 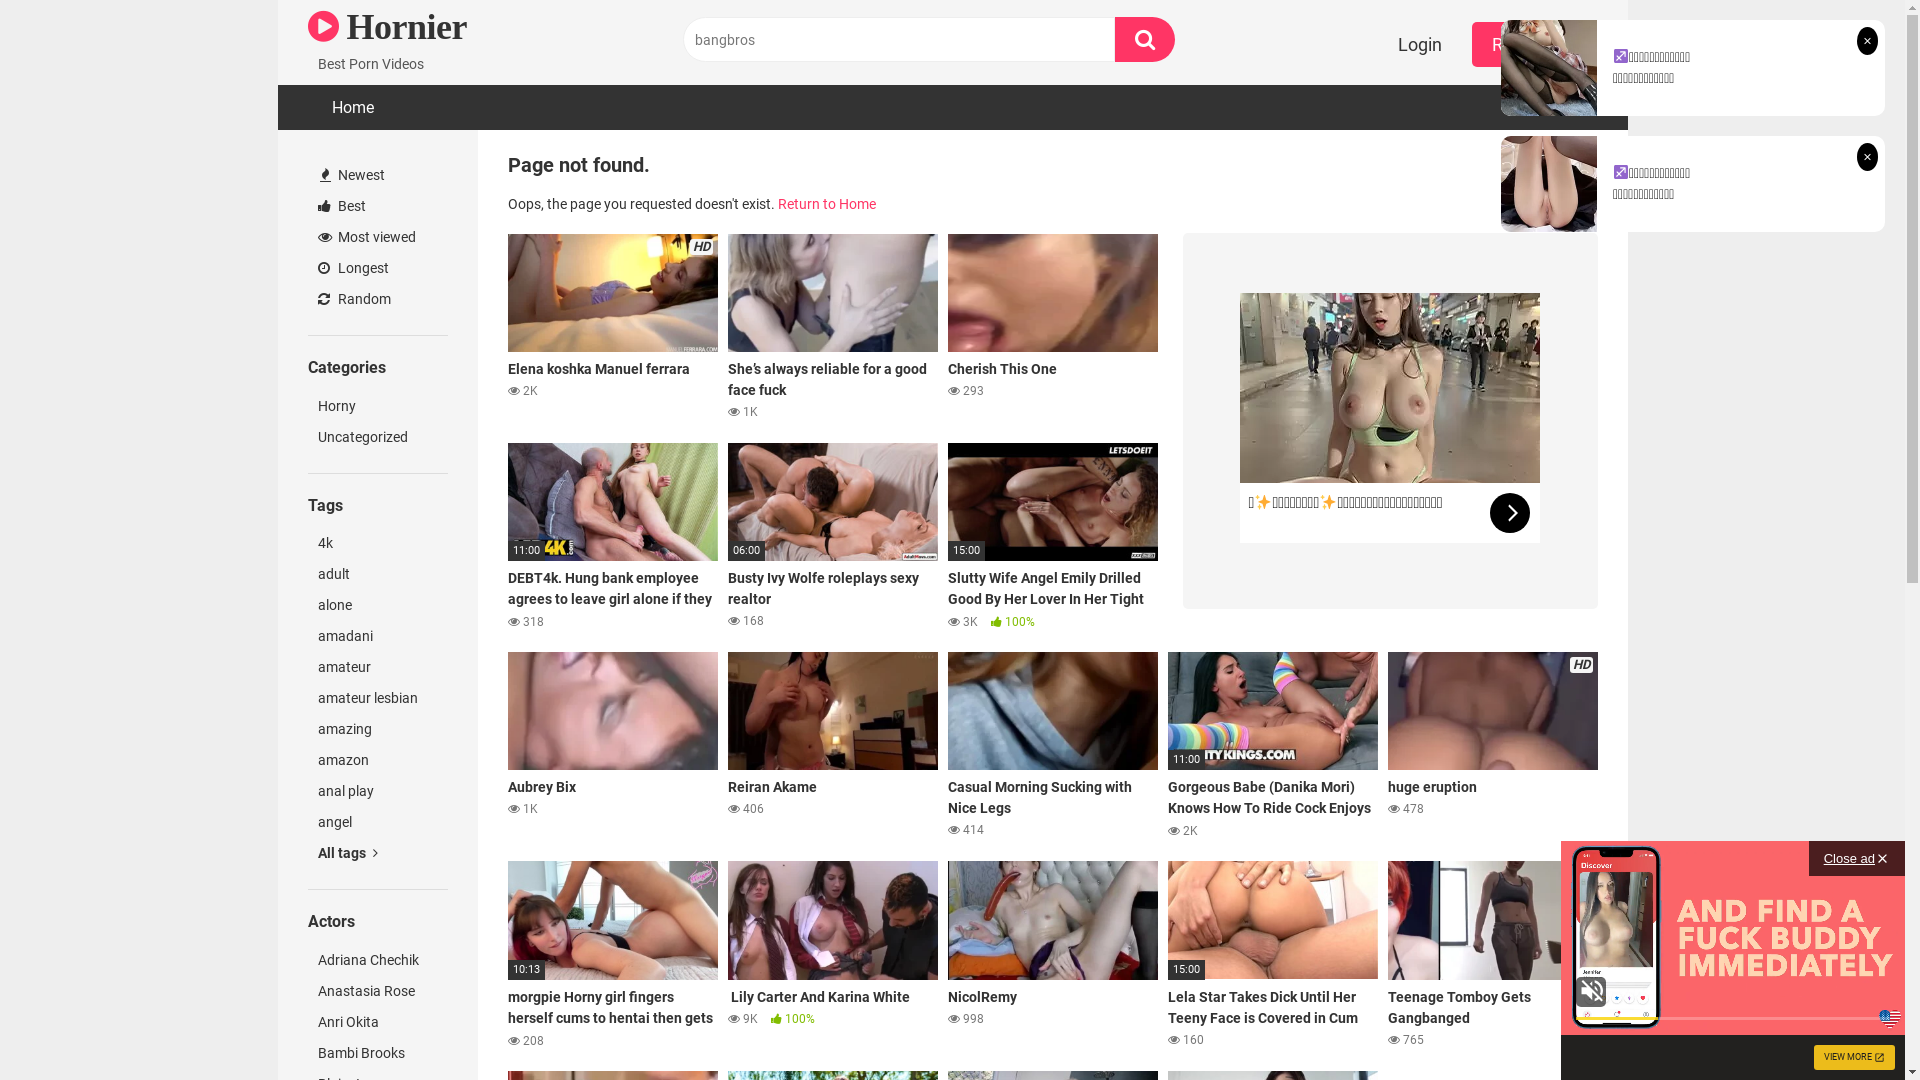 What do you see at coordinates (306, 604) in the screenshot?
I see `'alone'` at bounding box center [306, 604].